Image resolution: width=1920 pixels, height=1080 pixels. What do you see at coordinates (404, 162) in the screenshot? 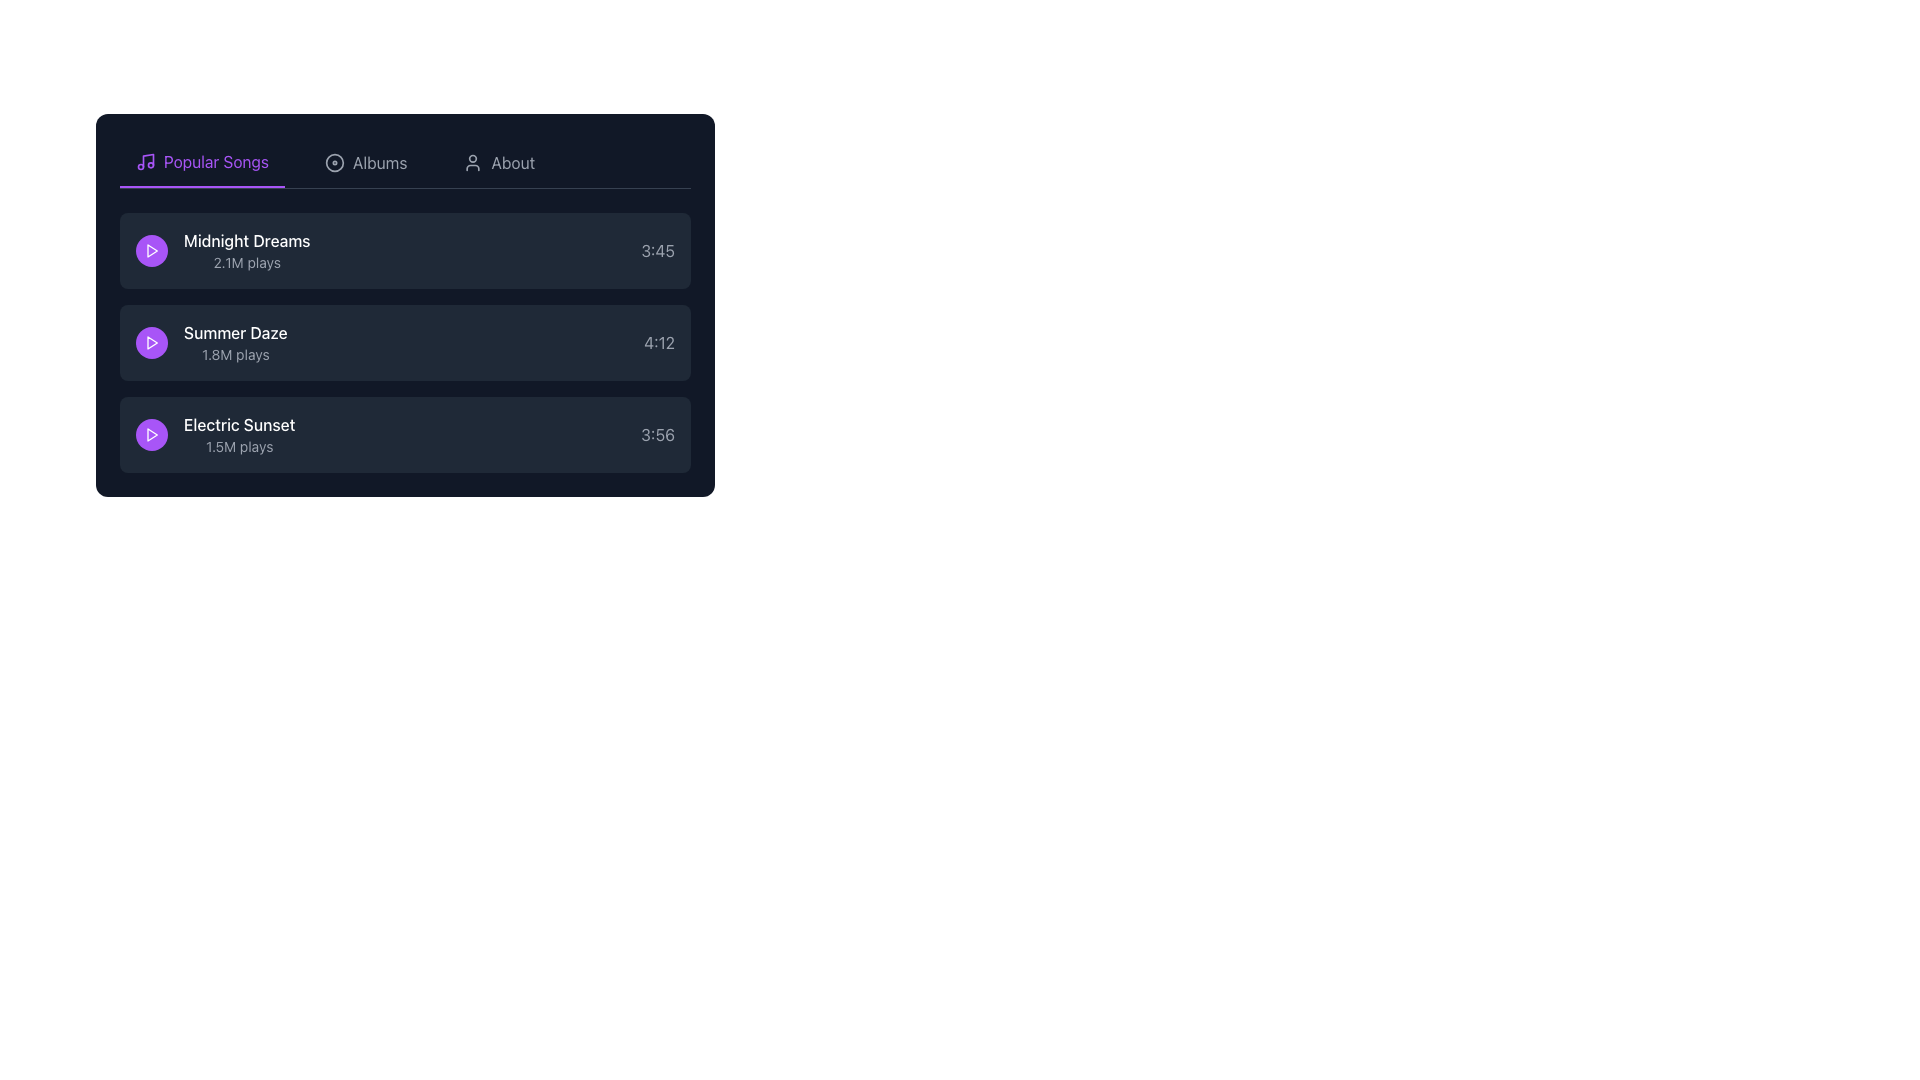
I see `the Tab navigation bar component located centrally between 'Popular Songs' and 'About'` at bounding box center [404, 162].